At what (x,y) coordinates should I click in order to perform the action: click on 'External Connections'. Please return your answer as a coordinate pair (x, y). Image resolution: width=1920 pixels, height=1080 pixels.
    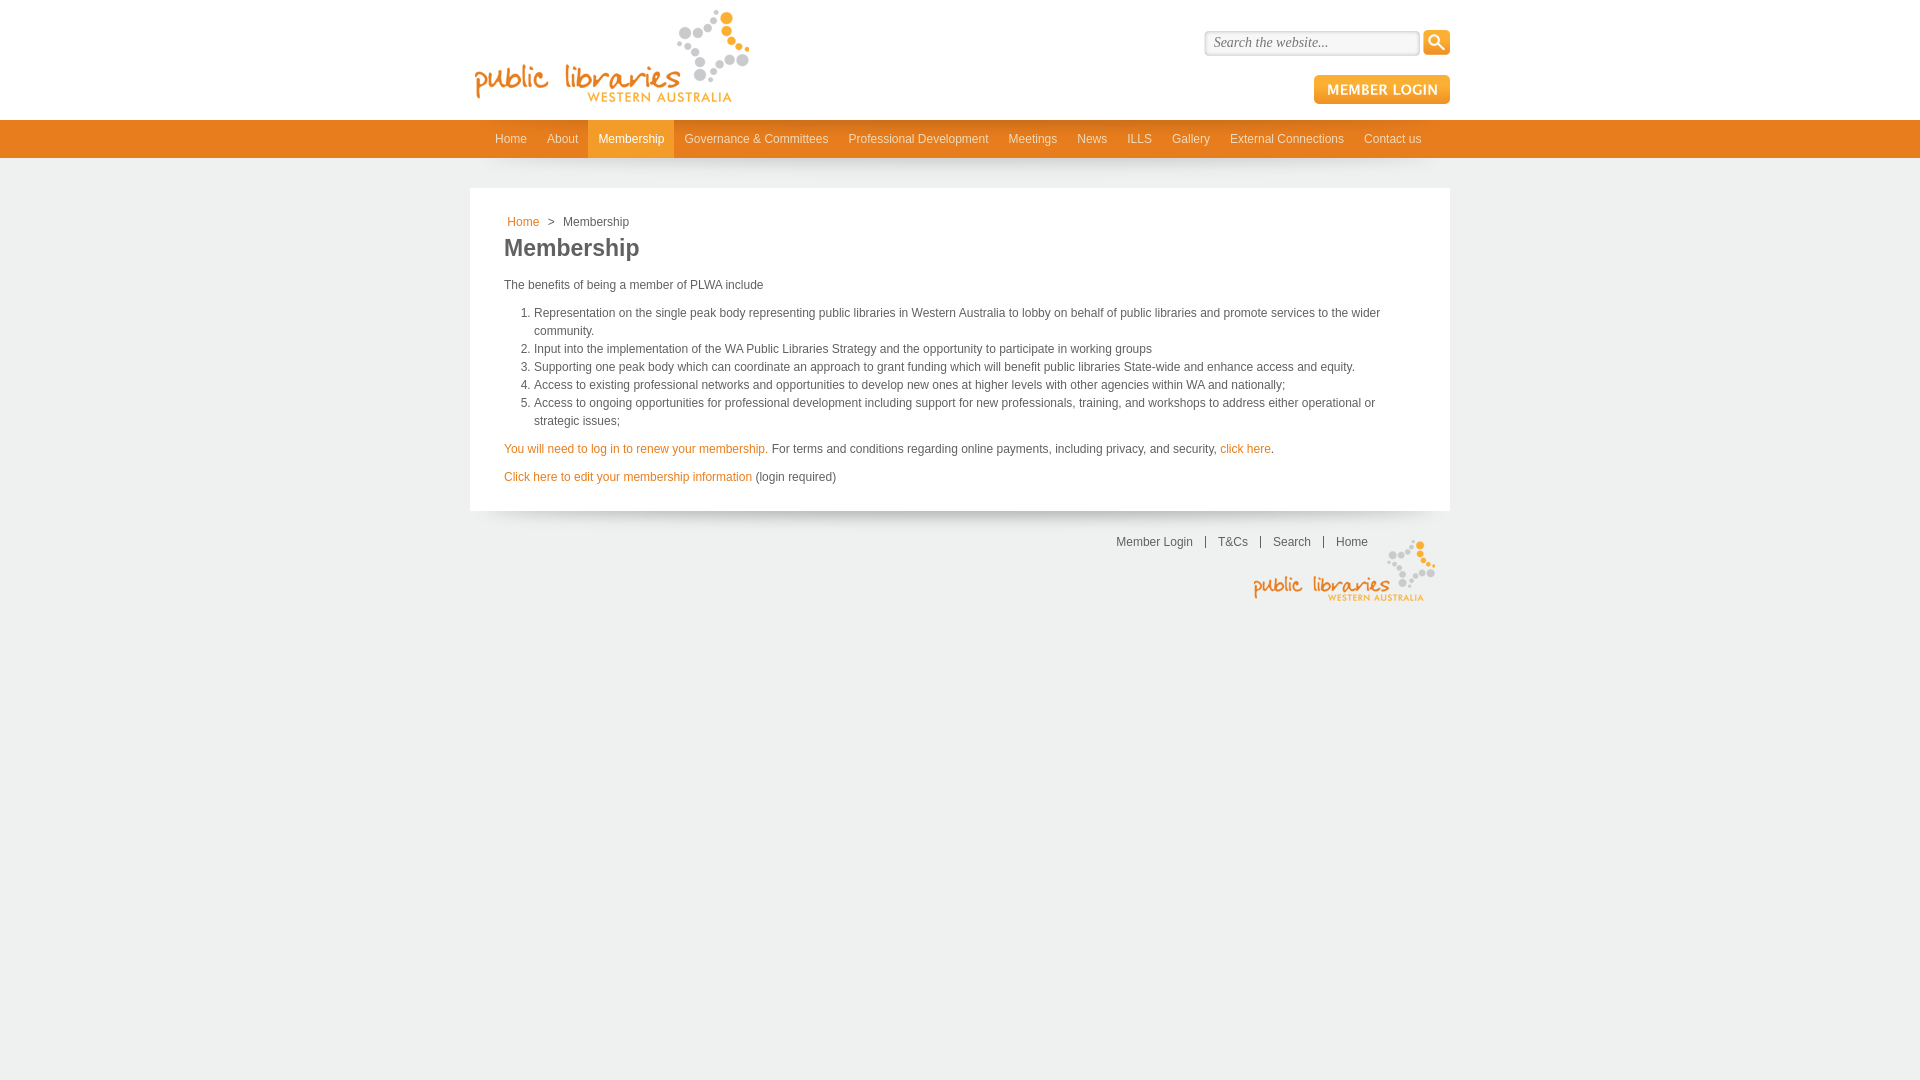
    Looking at the image, I should click on (1286, 137).